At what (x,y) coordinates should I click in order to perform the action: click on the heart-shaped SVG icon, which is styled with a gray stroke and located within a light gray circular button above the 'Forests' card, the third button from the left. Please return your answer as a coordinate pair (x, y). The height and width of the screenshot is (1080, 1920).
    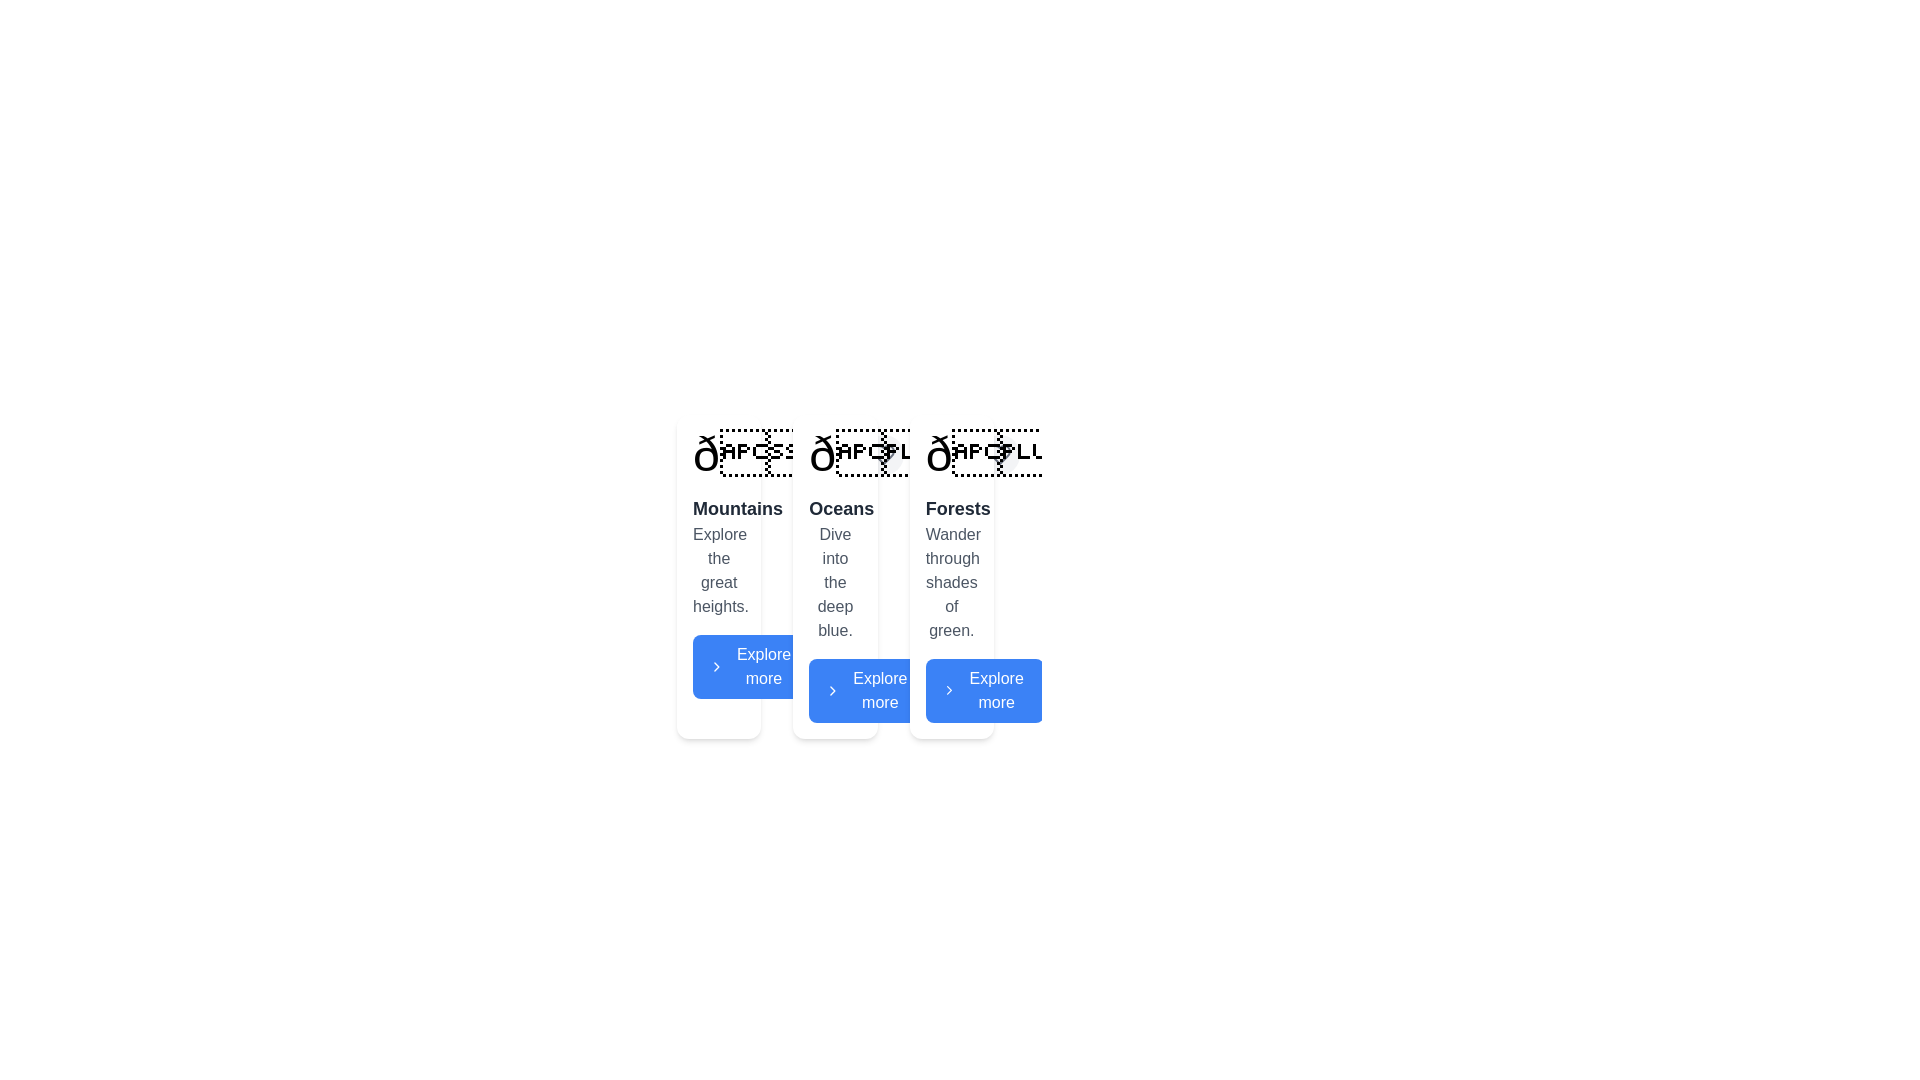
    Looking at the image, I should click on (999, 455).